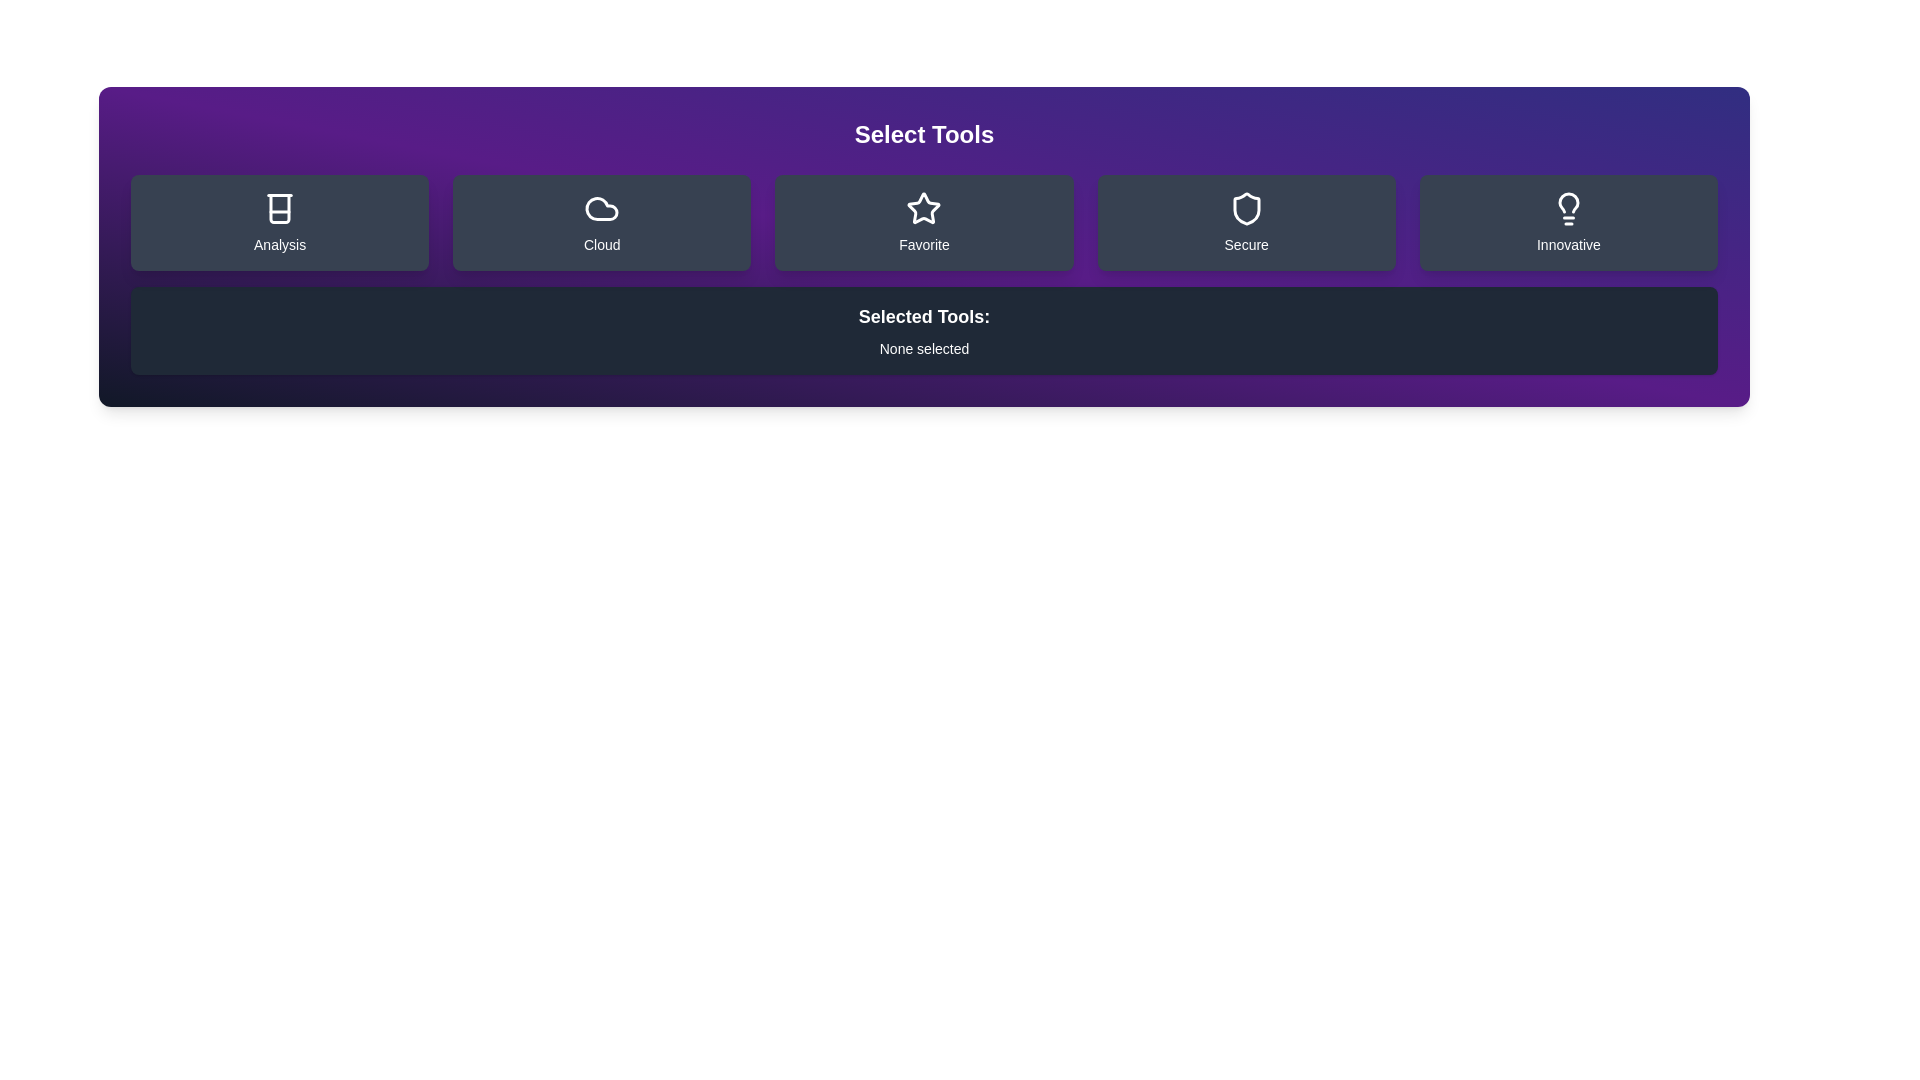 The width and height of the screenshot is (1920, 1080). What do you see at coordinates (1567, 223) in the screenshot?
I see `the 'Innovative' button, which is the last button in the row of selectable options` at bounding box center [1567, 223].